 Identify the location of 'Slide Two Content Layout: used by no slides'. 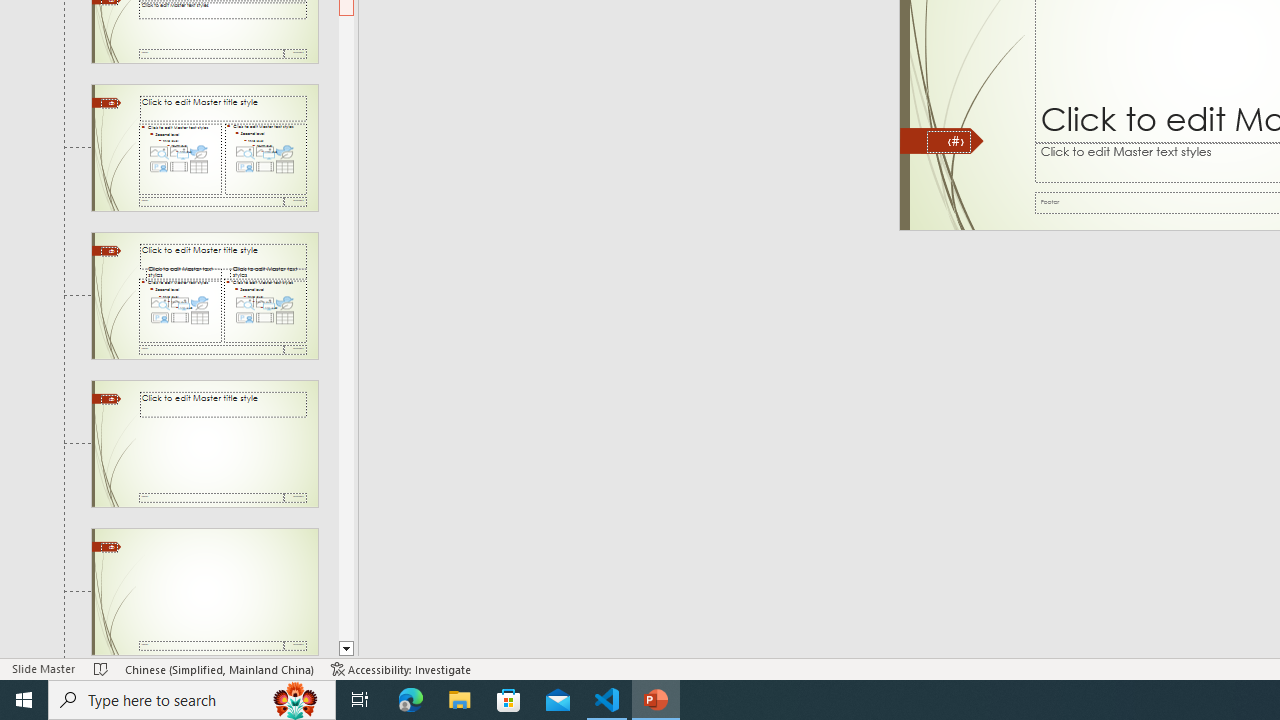
(204, 146).